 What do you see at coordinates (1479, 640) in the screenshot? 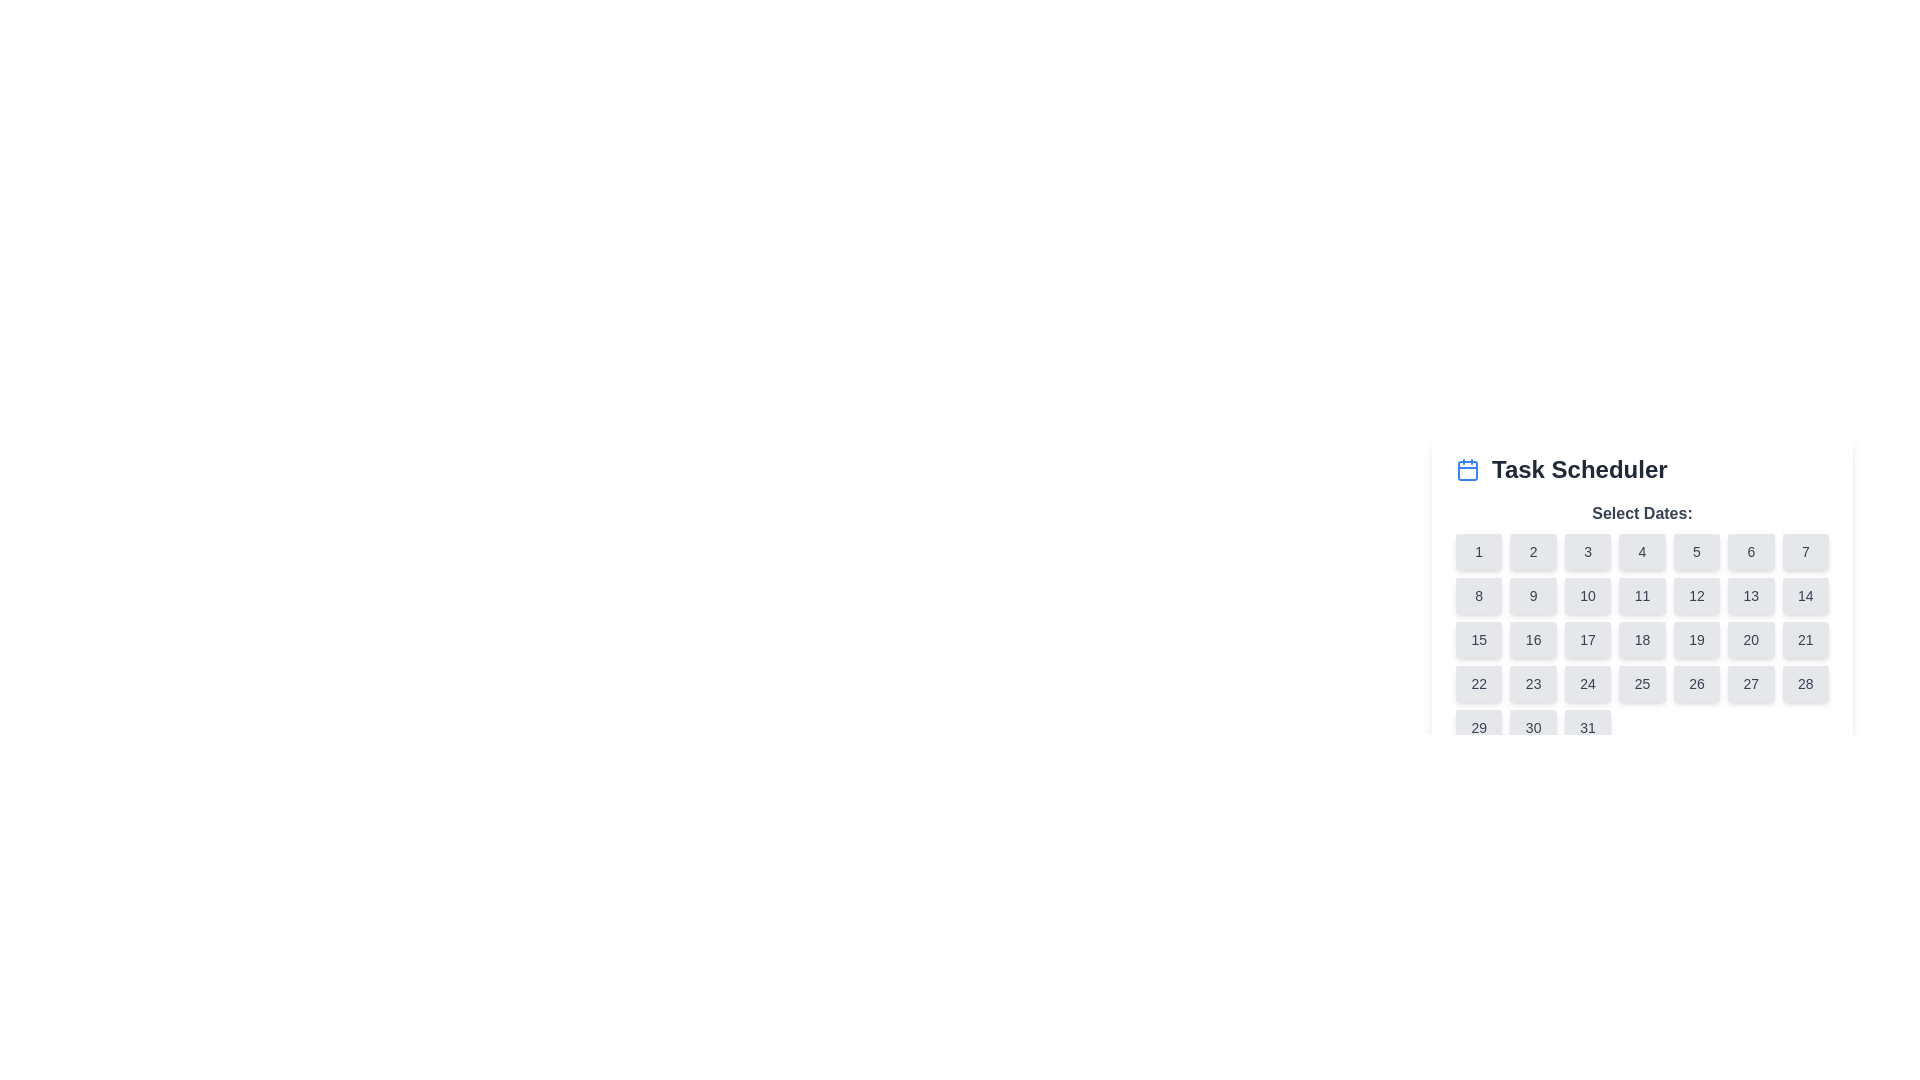
I see `the rectangular button with the number '15' centered on it` at bounding box center [1479, 640].